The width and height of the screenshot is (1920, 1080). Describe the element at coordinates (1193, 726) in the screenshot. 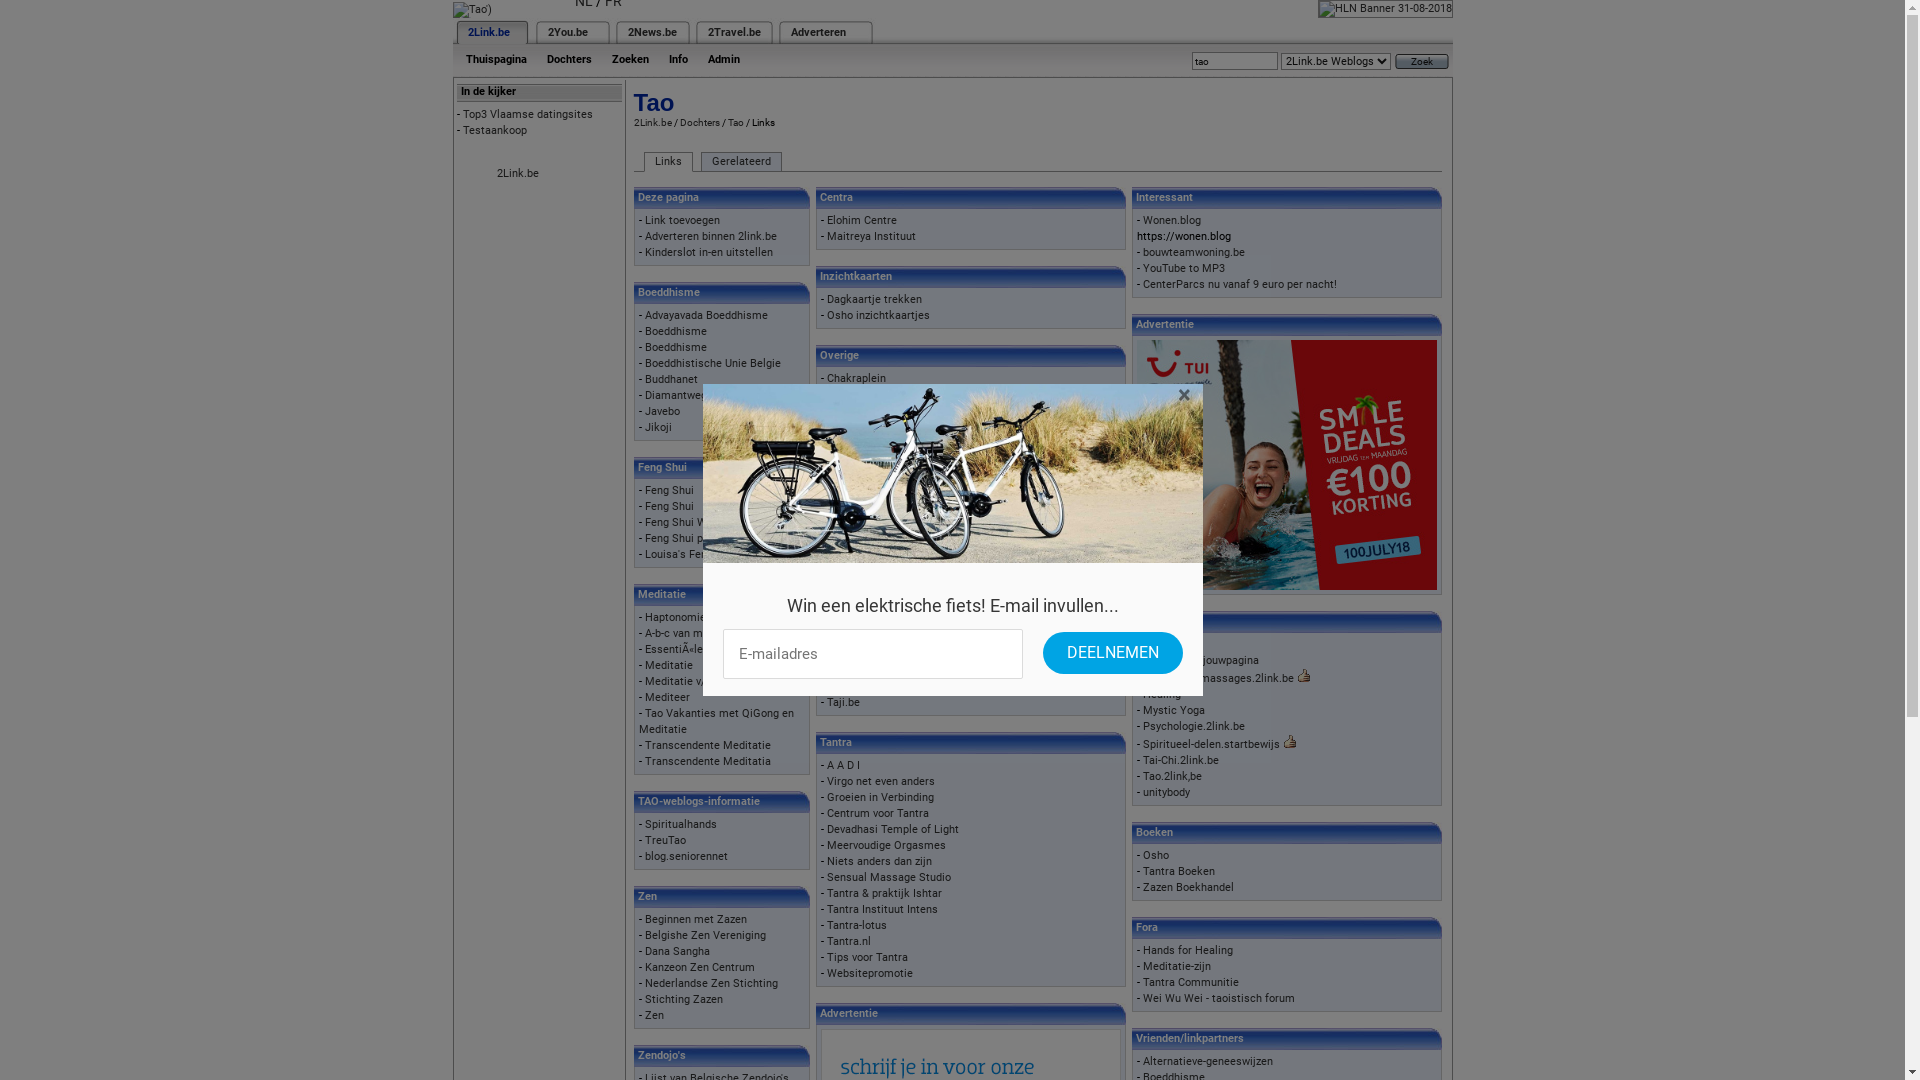

I see `'Psychologie.2link.be'` at that location.